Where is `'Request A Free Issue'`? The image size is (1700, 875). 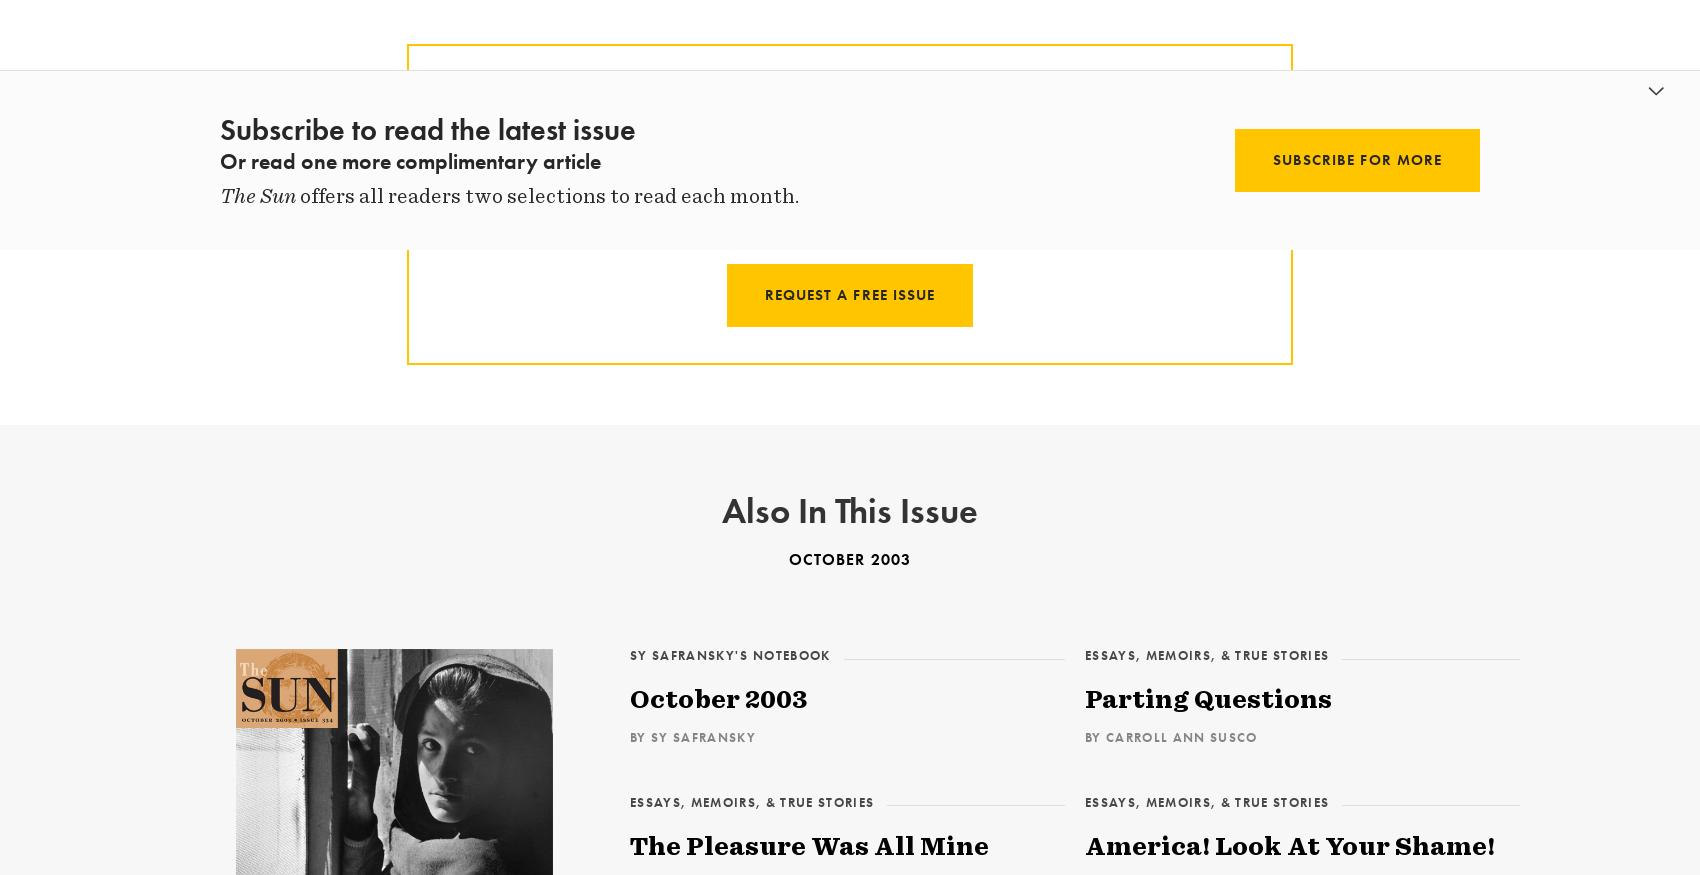
'Request A Free Issue' is located at coordinates (848, 293).